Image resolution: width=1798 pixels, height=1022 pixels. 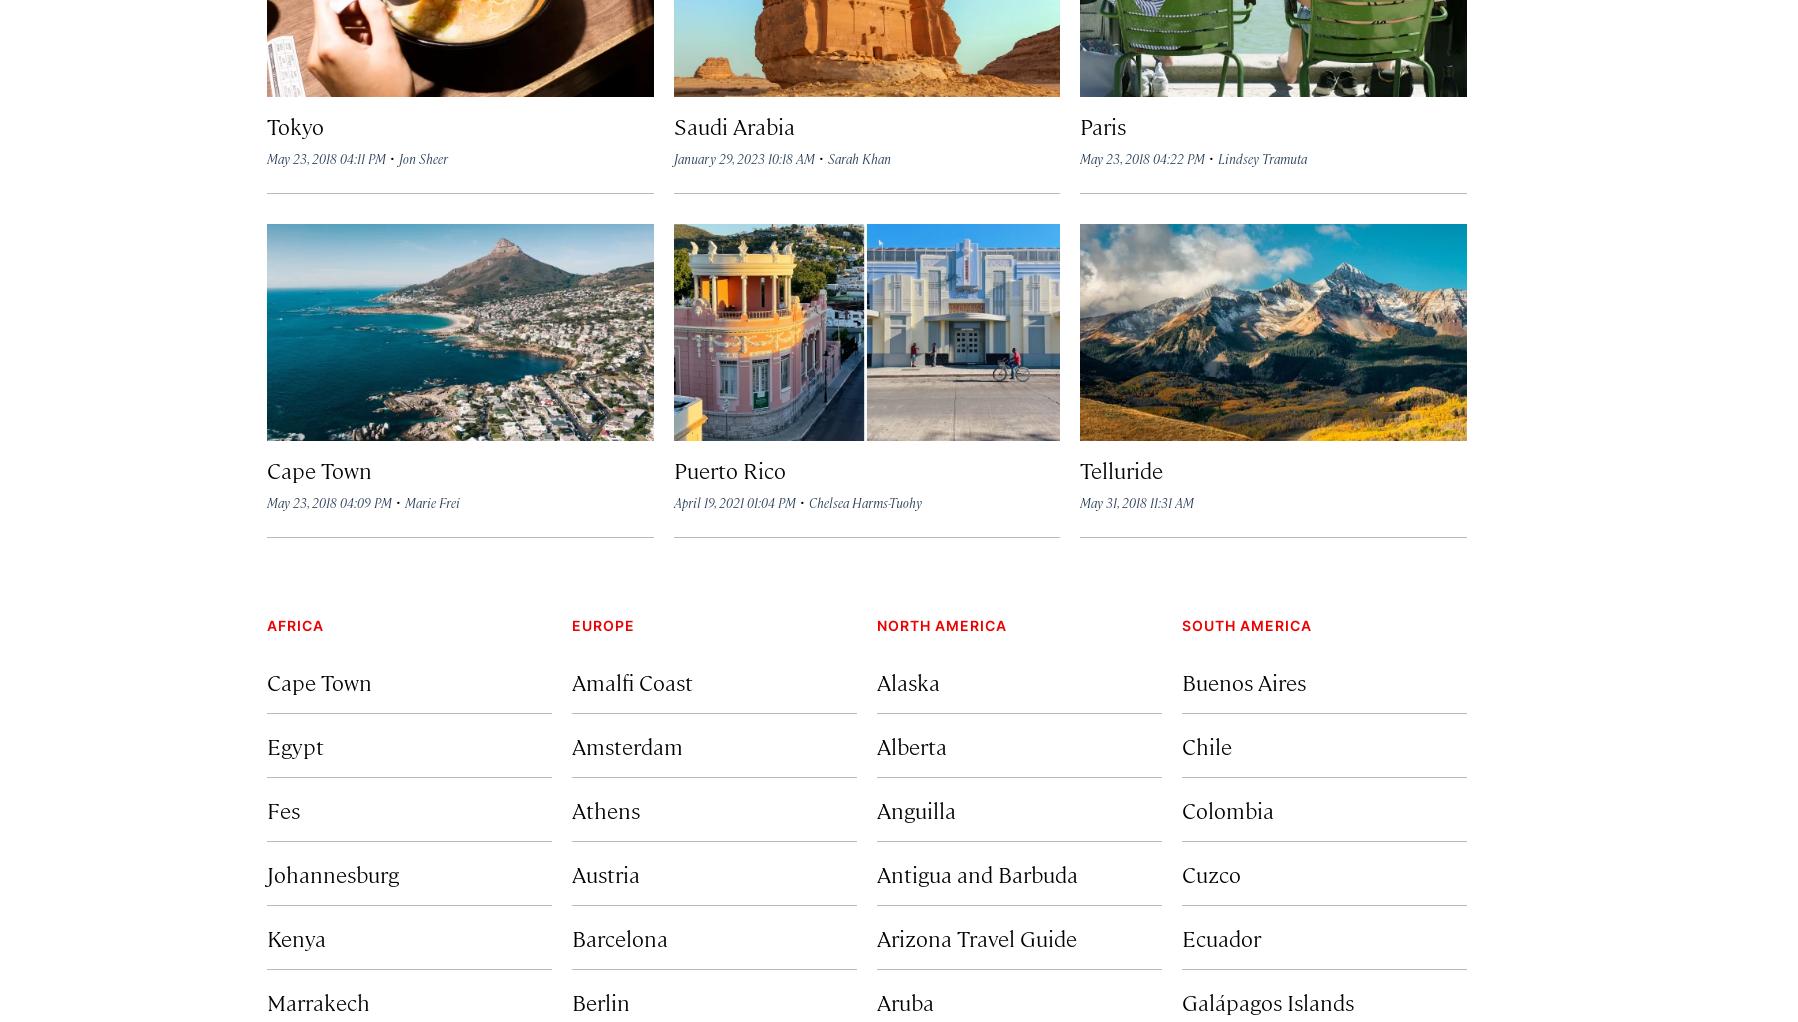 I want to click on 'Alberta', so click(x=910, y=743).